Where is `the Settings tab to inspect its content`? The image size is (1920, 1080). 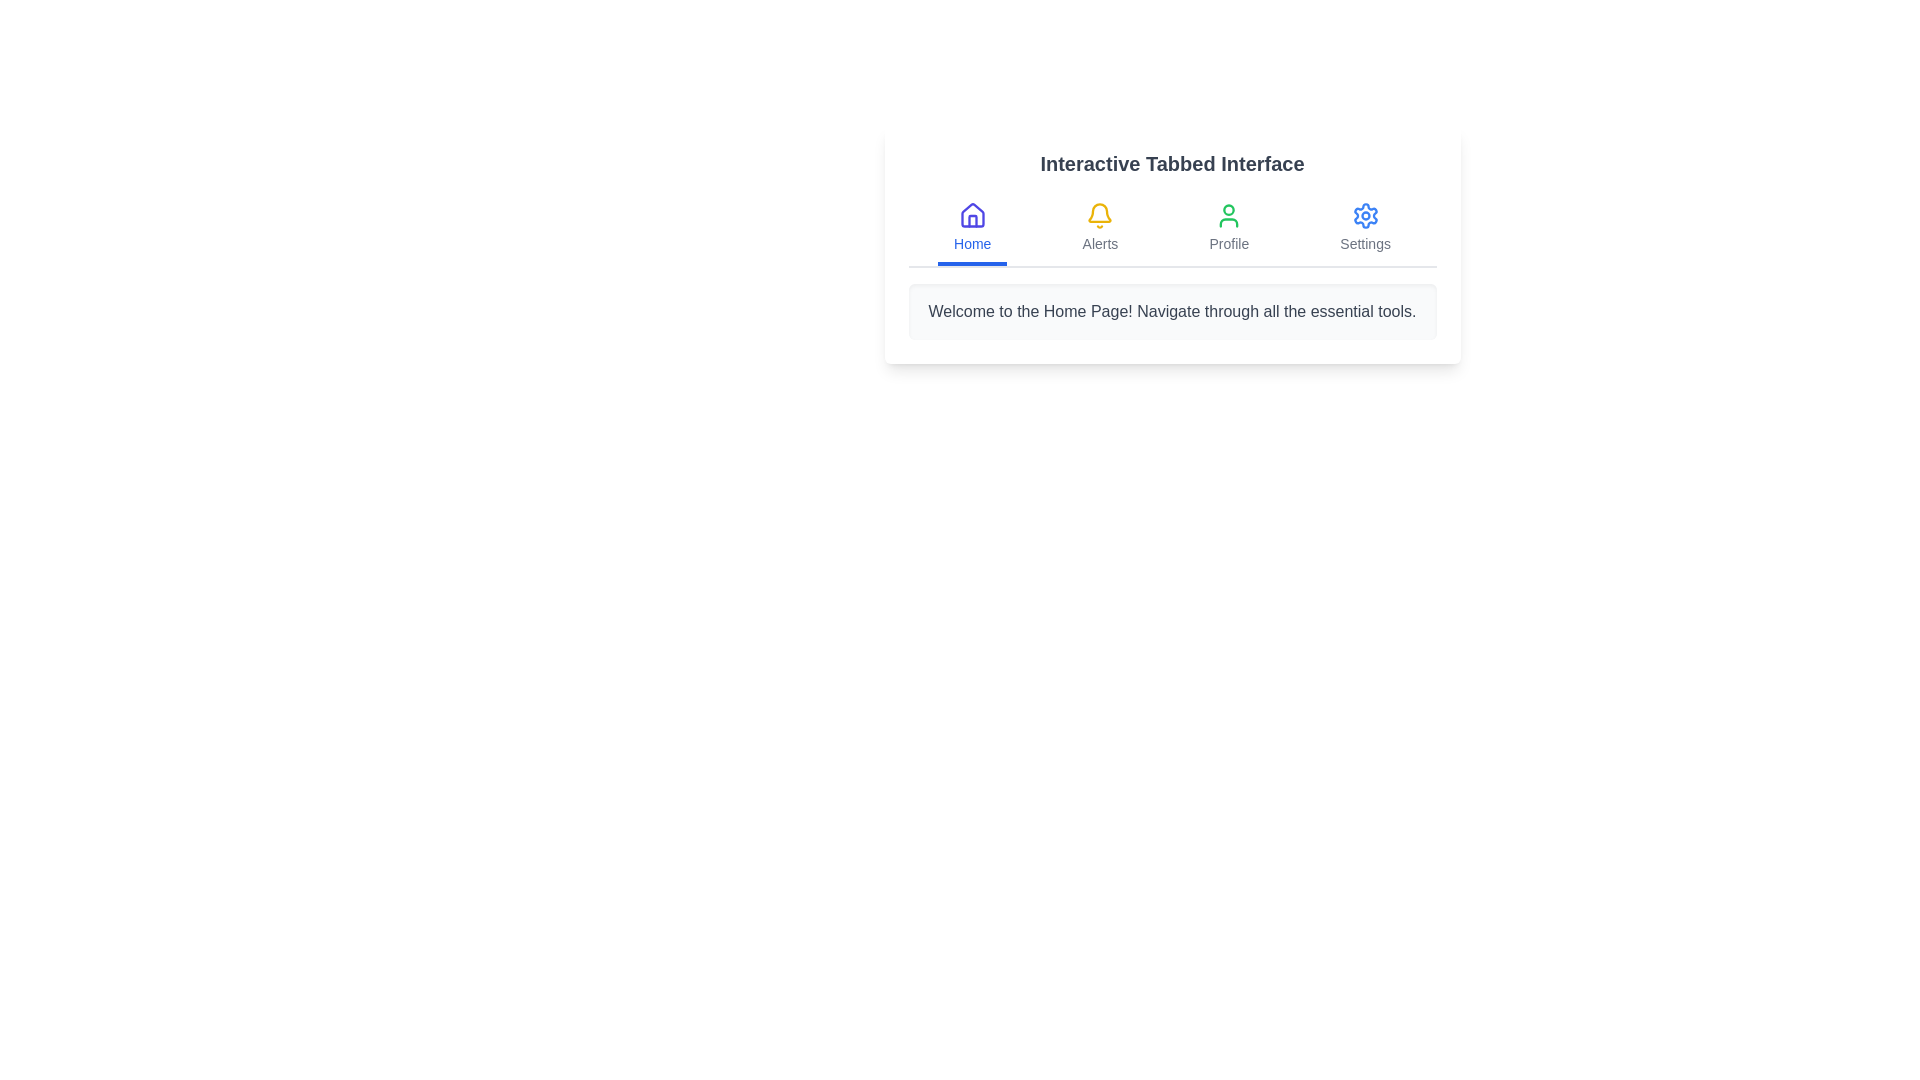 the Settings tab to inspect its content is located at coordinates (1363, 229).